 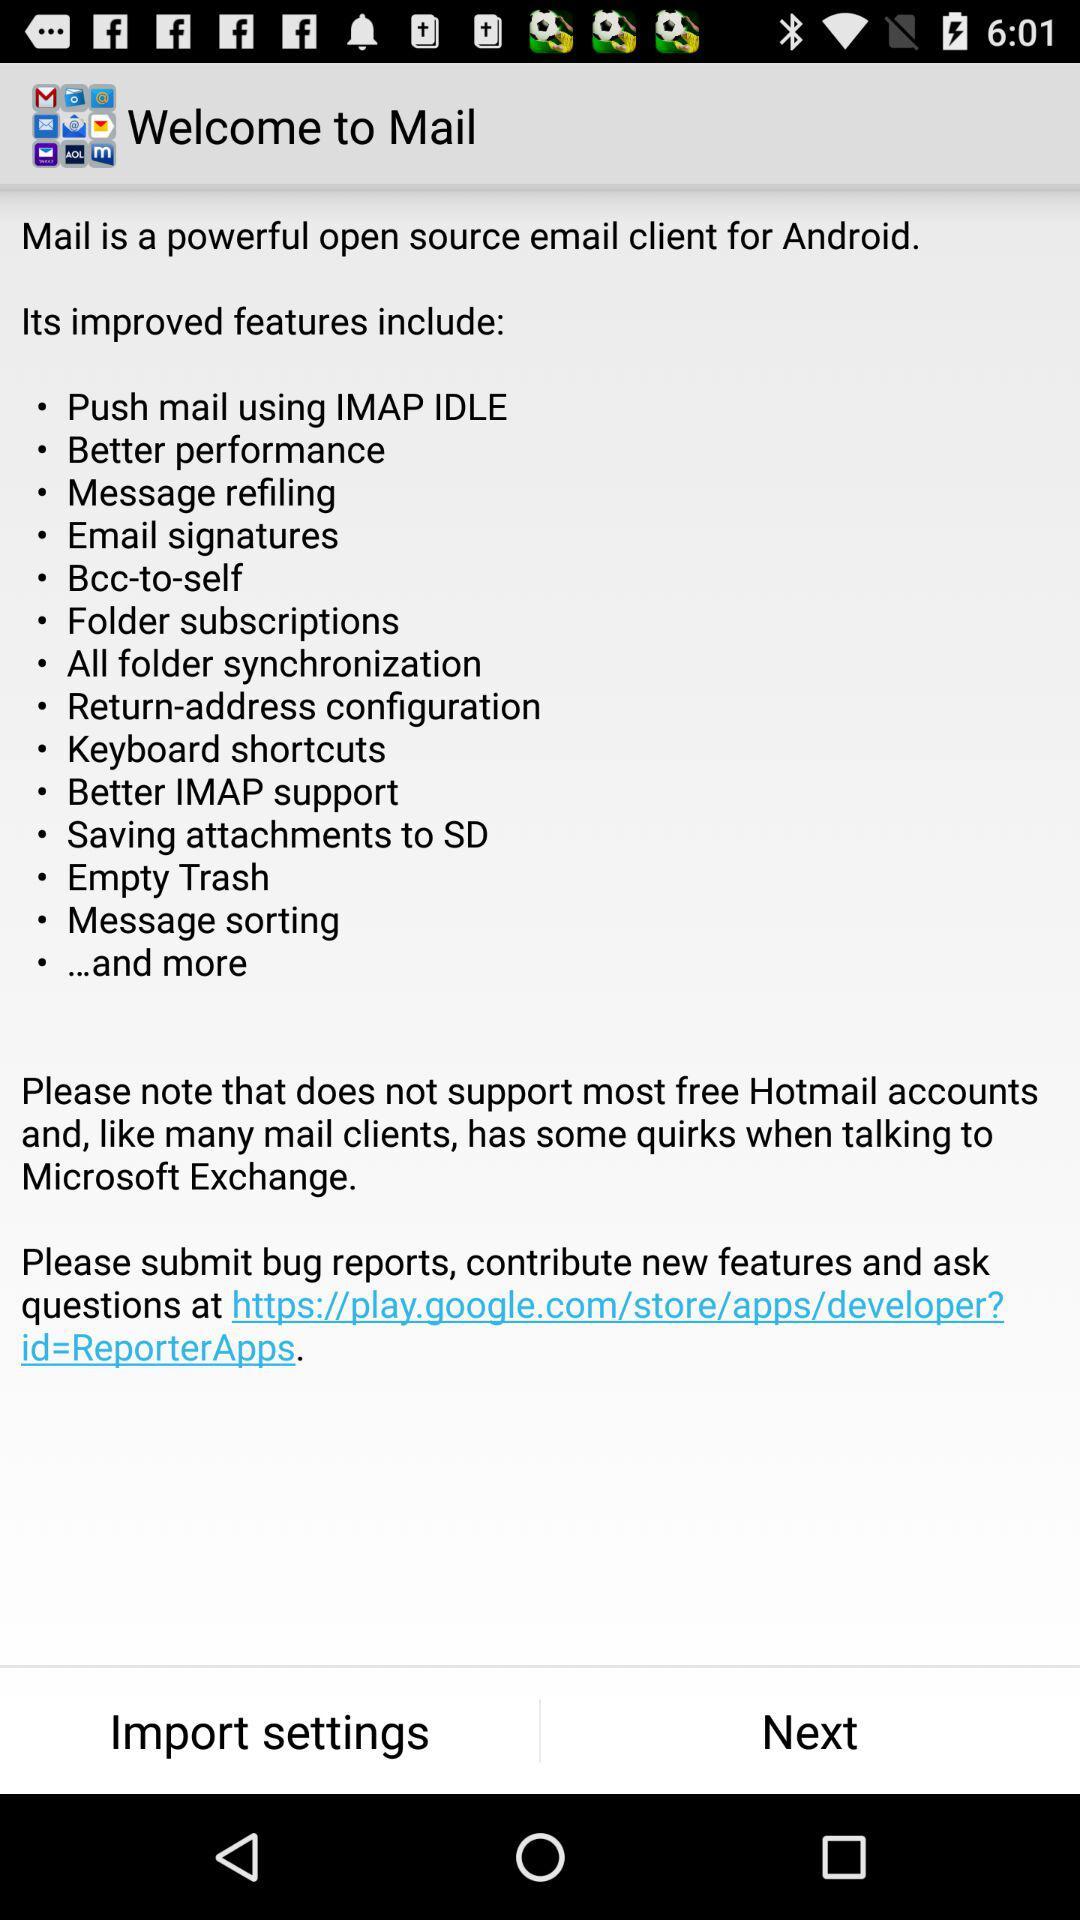 I want to click on the next item, so click(x=810, y=1730).